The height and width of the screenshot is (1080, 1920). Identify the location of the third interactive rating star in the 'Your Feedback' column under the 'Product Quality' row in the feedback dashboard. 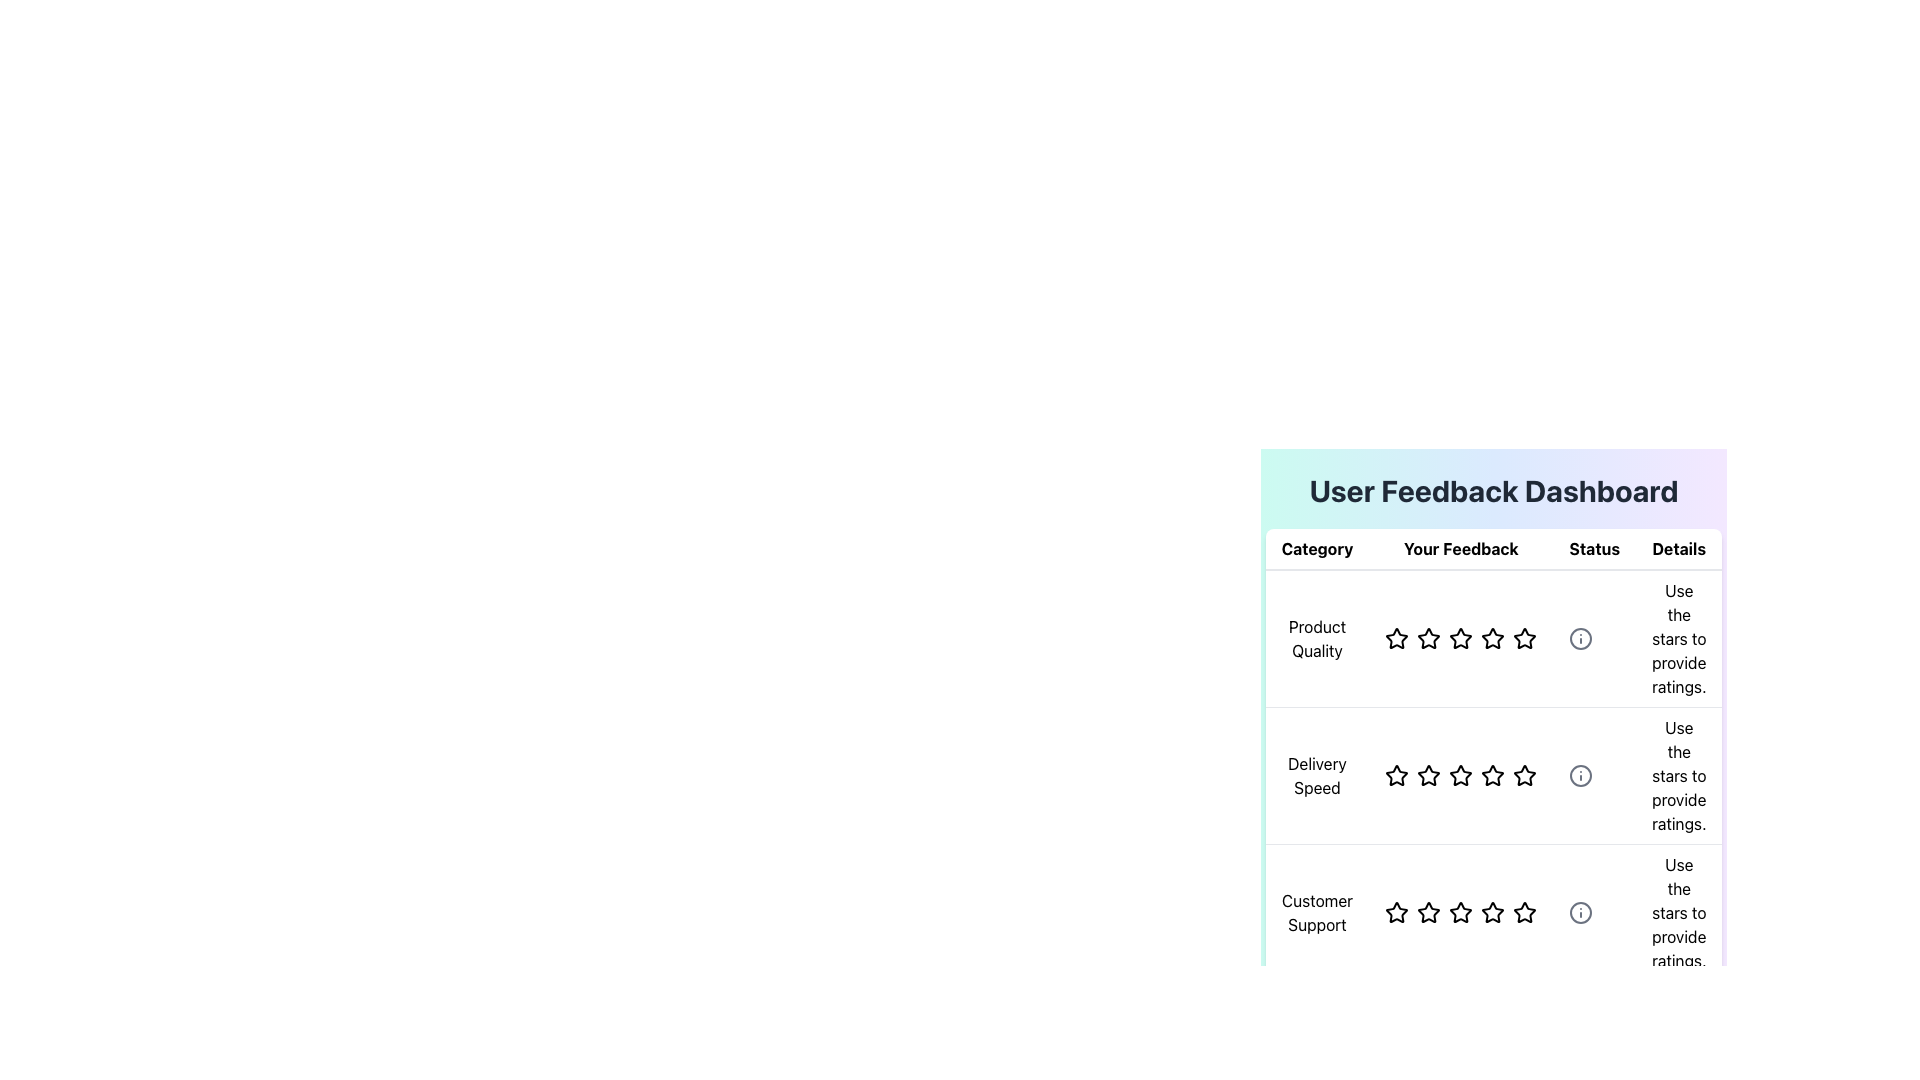
(1461, 638).